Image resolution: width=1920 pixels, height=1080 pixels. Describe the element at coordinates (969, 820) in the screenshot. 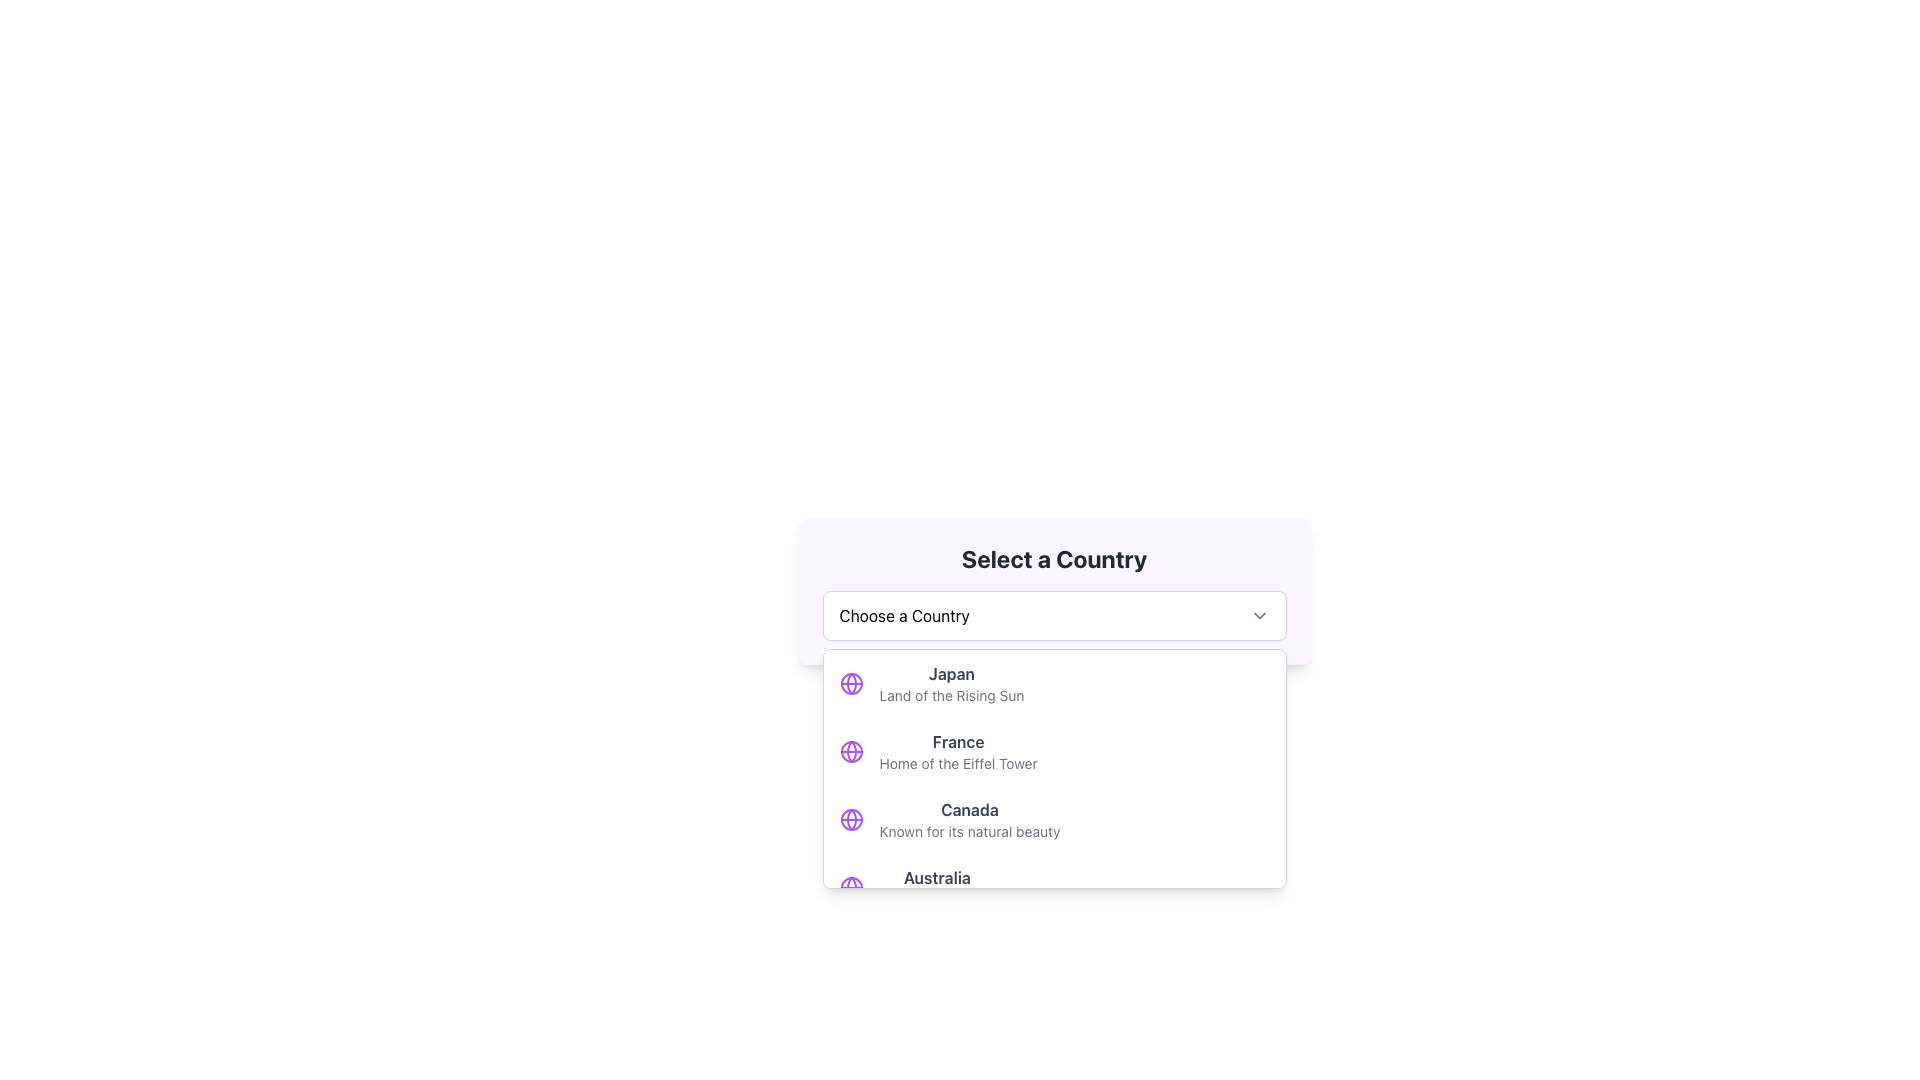

I see `the third option in the dropdown list that displays 'Canada' with the description 'Known for its natural beauty'` at that location.